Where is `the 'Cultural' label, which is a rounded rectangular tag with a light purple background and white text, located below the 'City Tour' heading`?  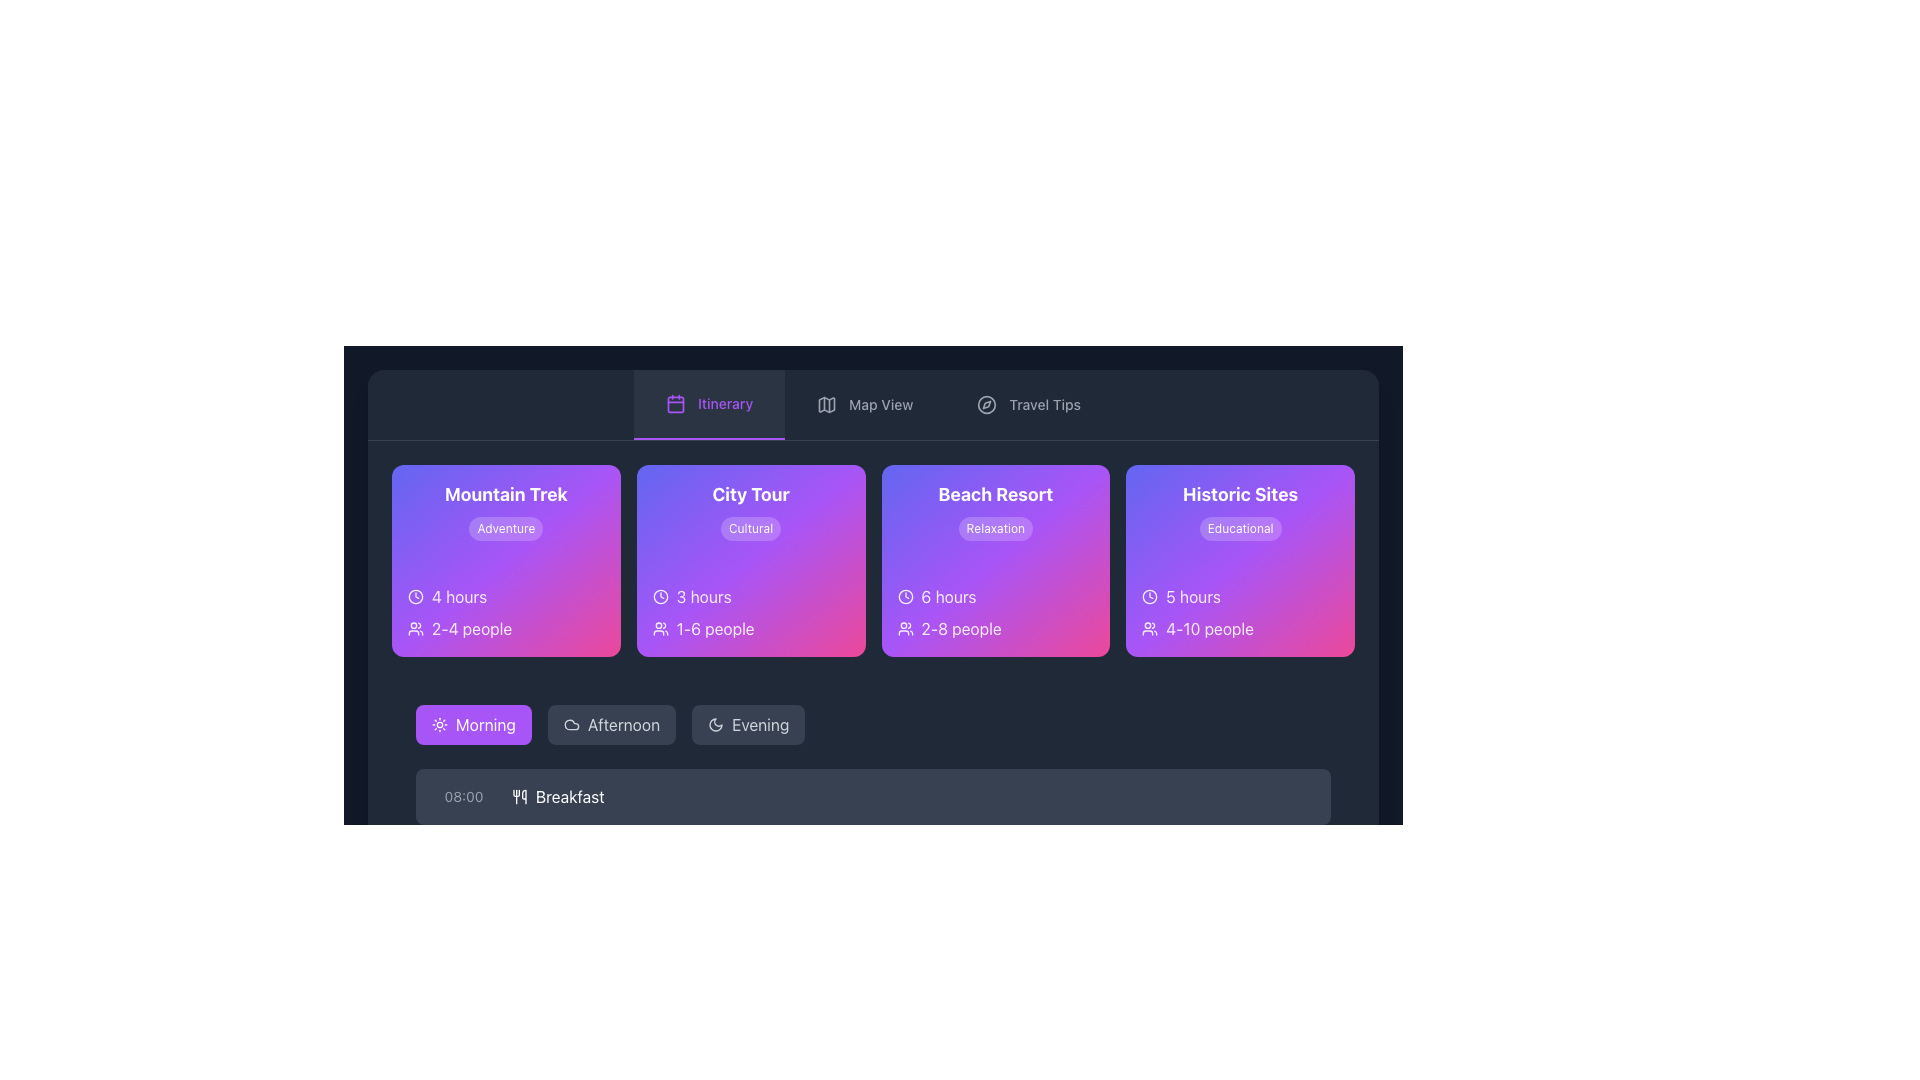 the 'Cultural' label, which is a rounded rectangular tag with a light purple background and white text, located below the 'City Tour' heading is located at coordinates (750, 527).